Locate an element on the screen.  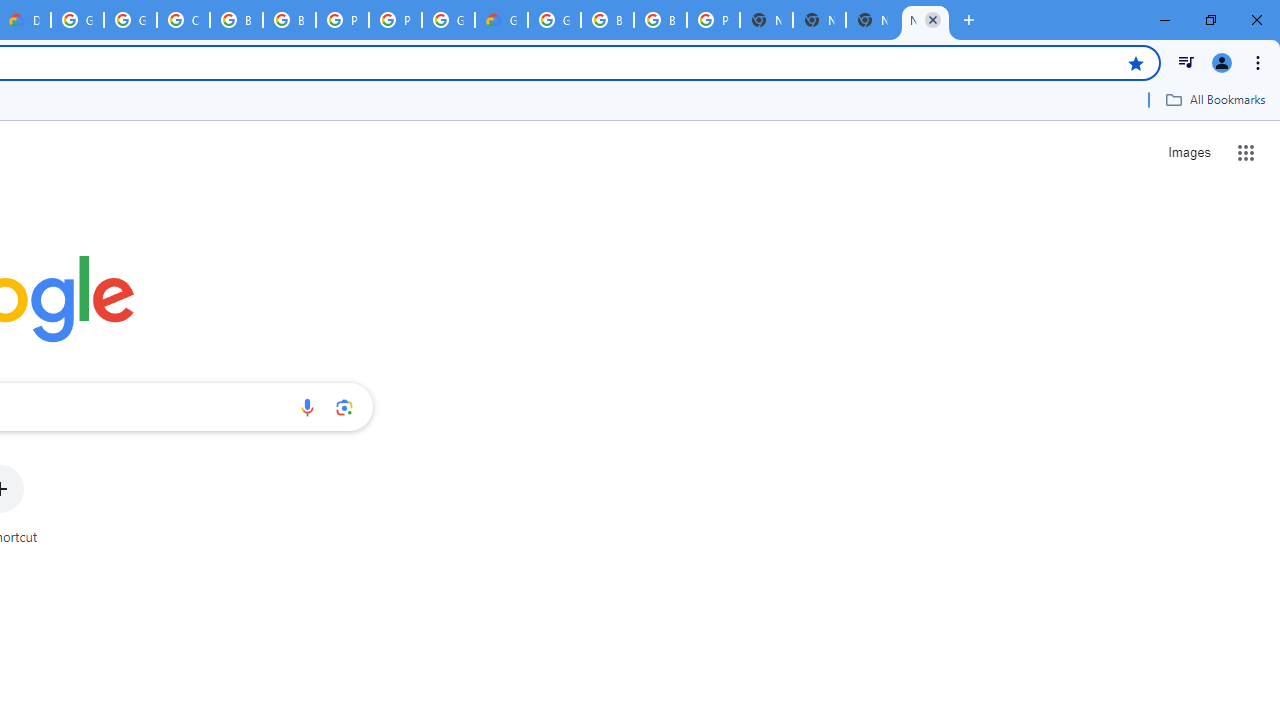
'New Tab' is located at coordinates (924, 20).